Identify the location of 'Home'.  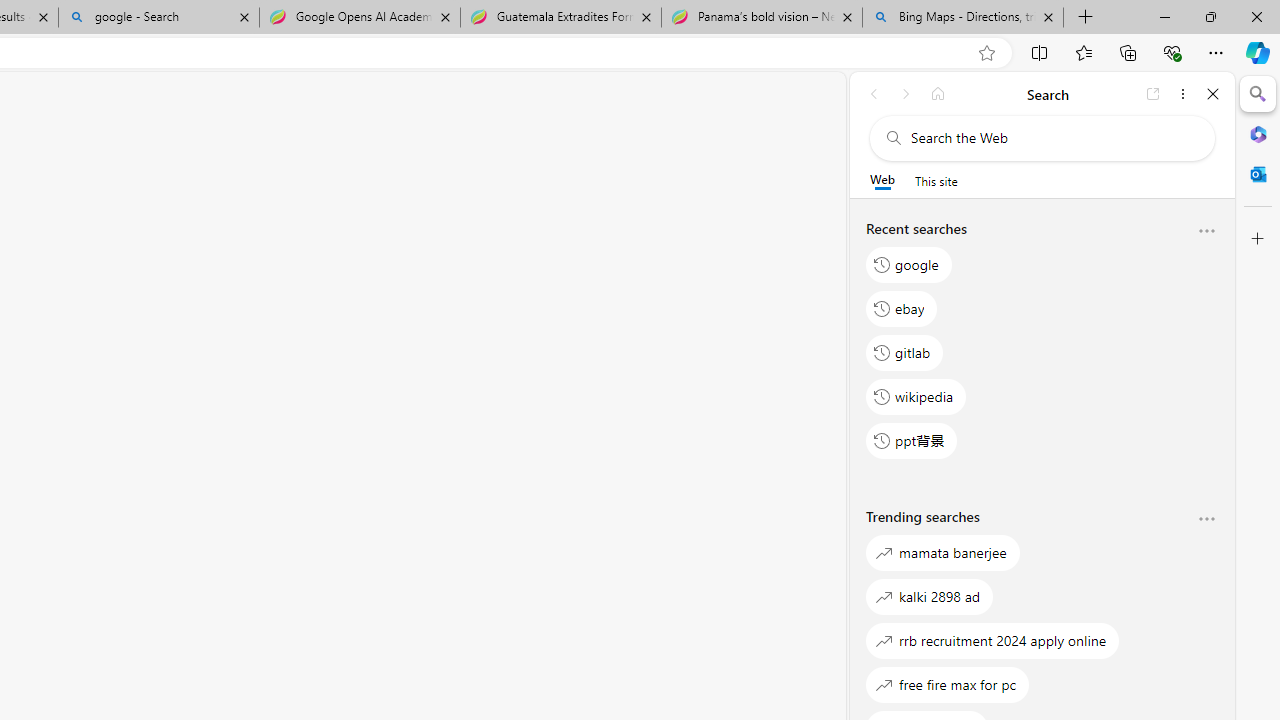
(937, 93).